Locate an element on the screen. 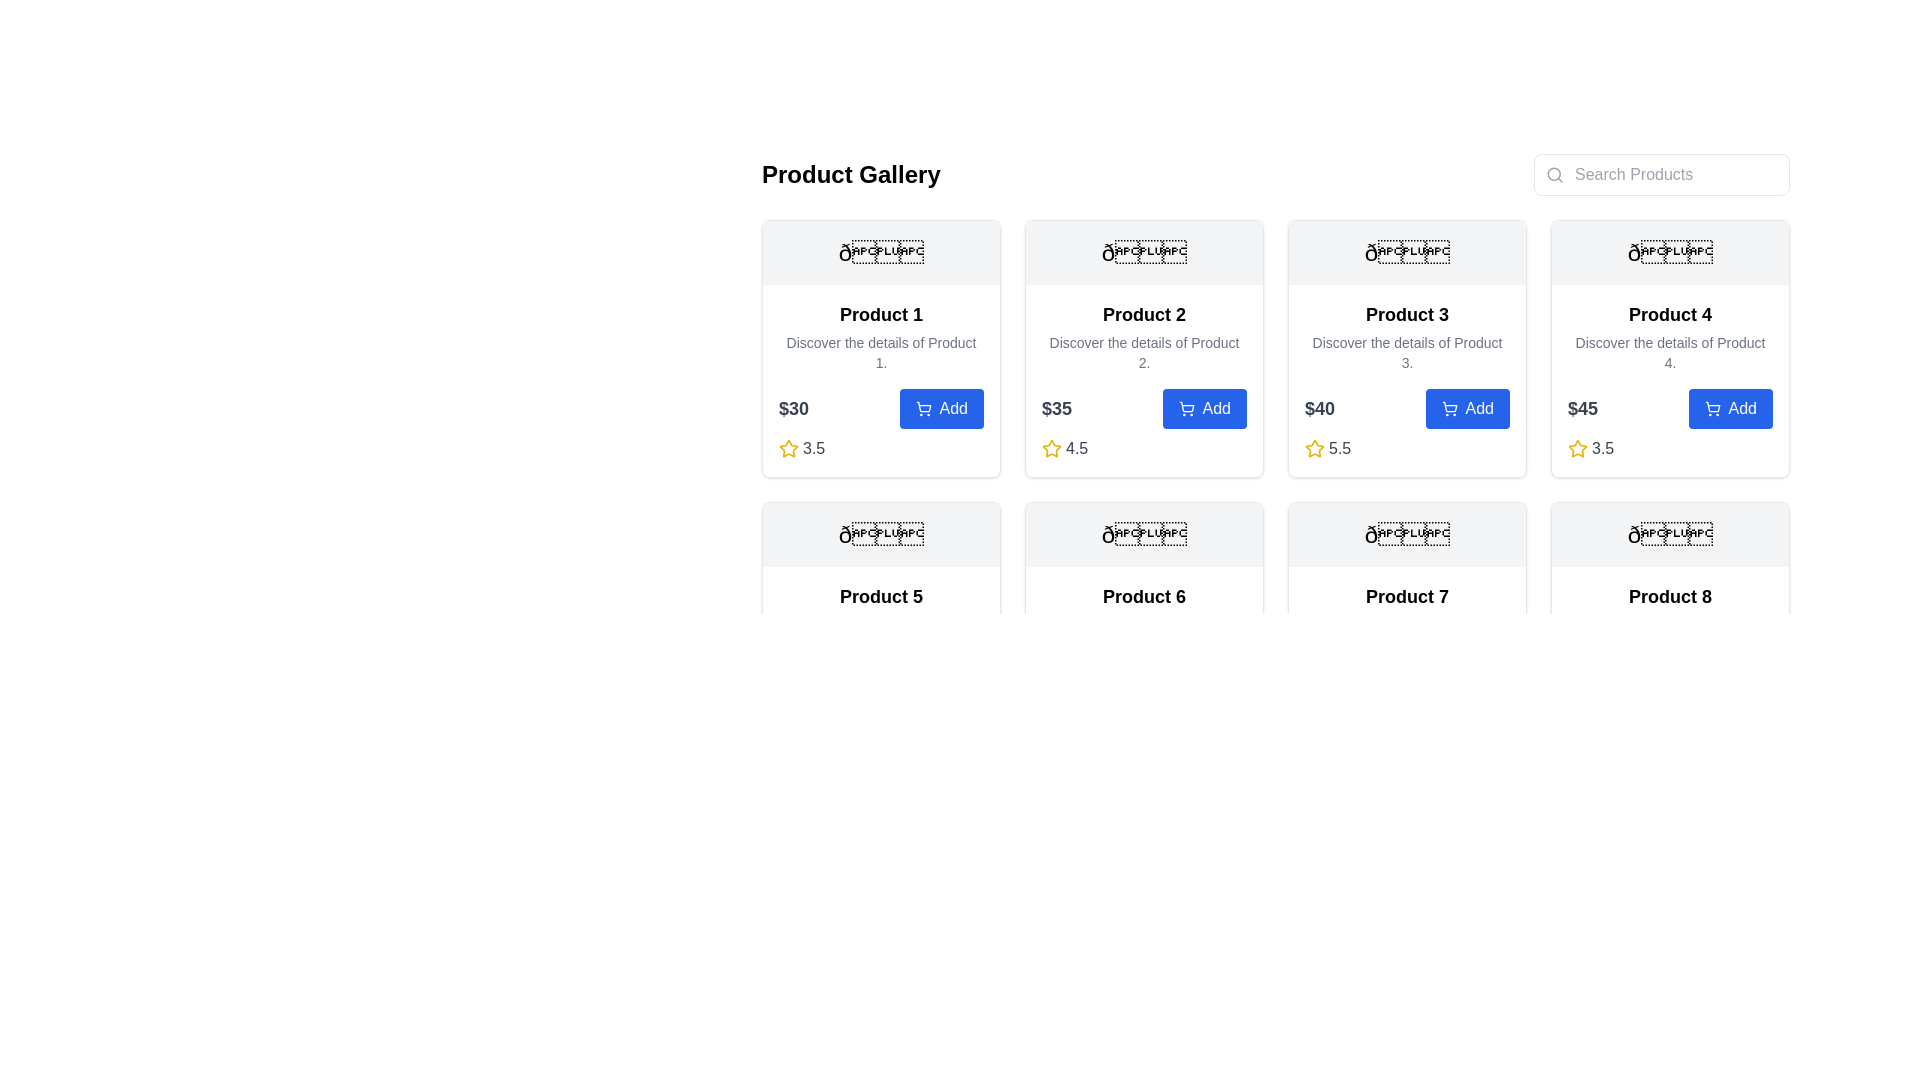  the shopping cart icon is located at coordinates (1449, 406).